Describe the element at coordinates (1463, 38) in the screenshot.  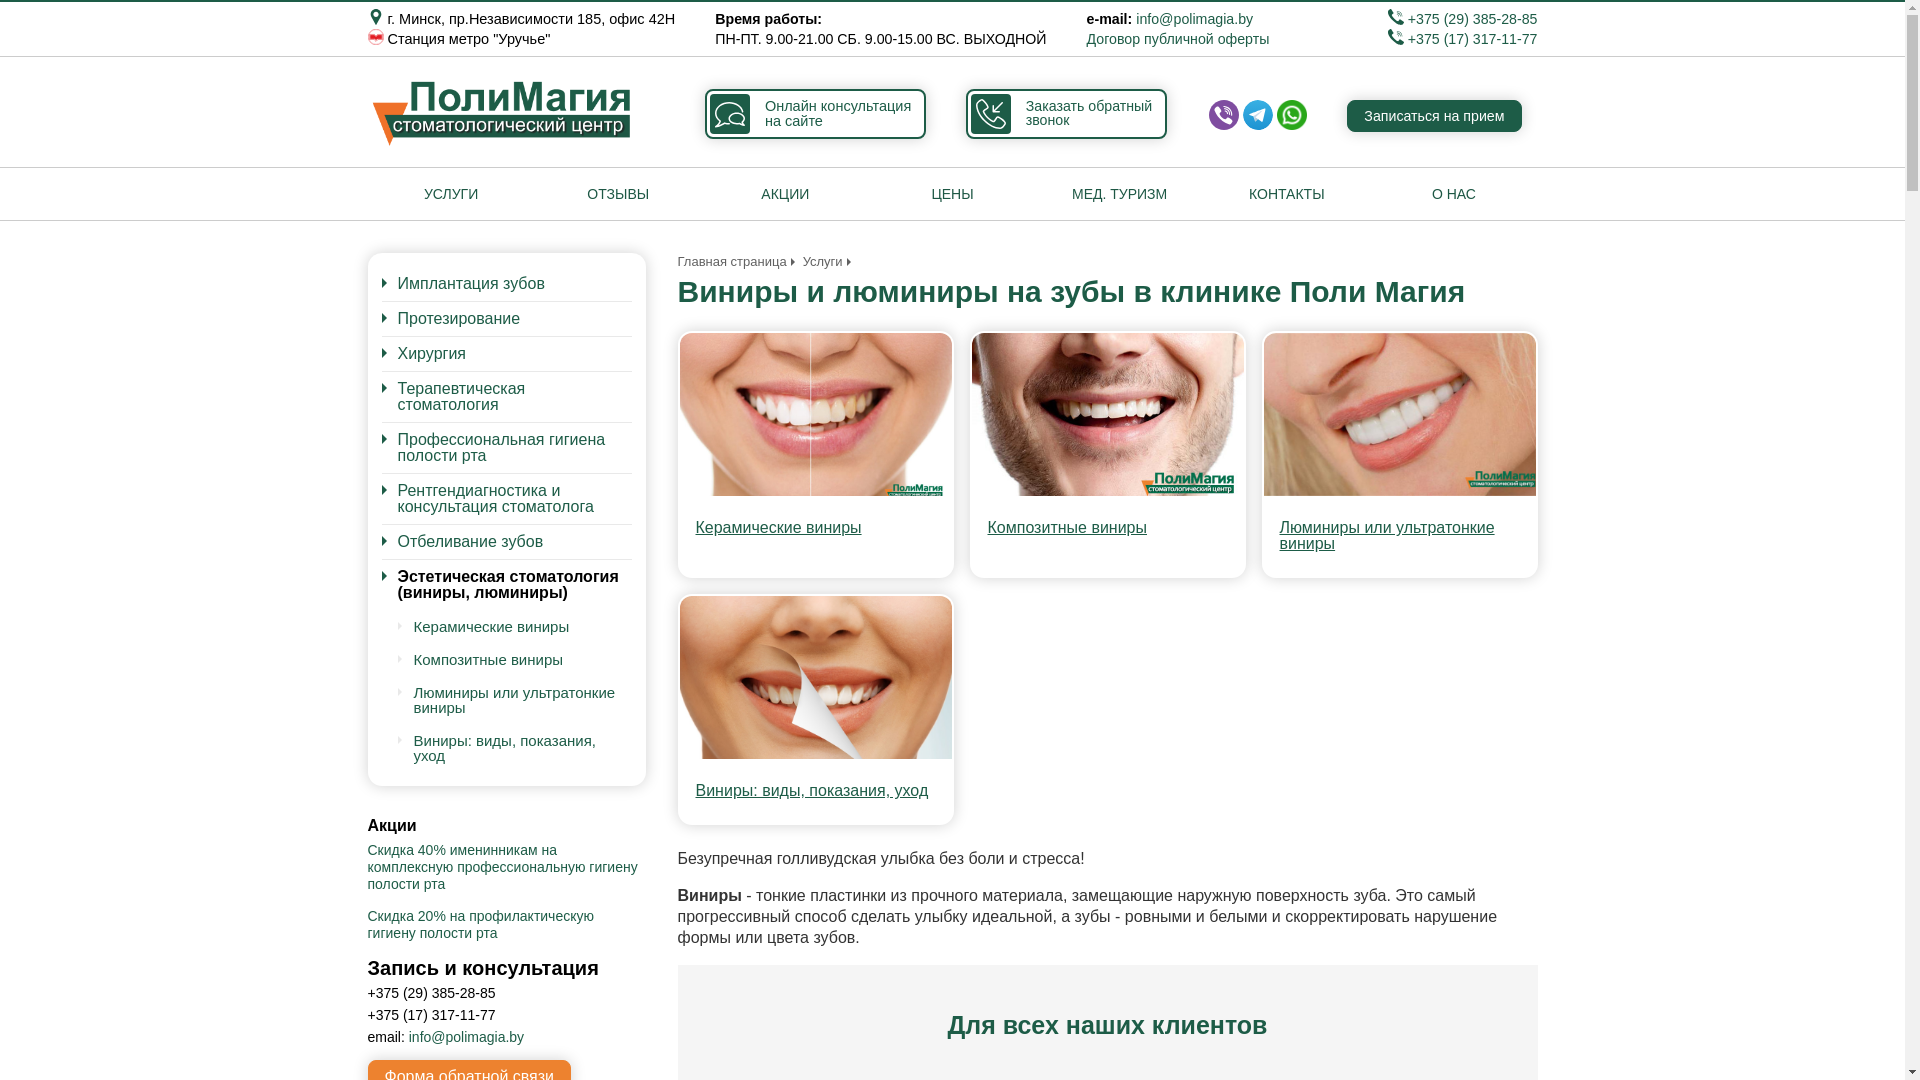
I see `'+375 (17) 317-11-77'` at that location.